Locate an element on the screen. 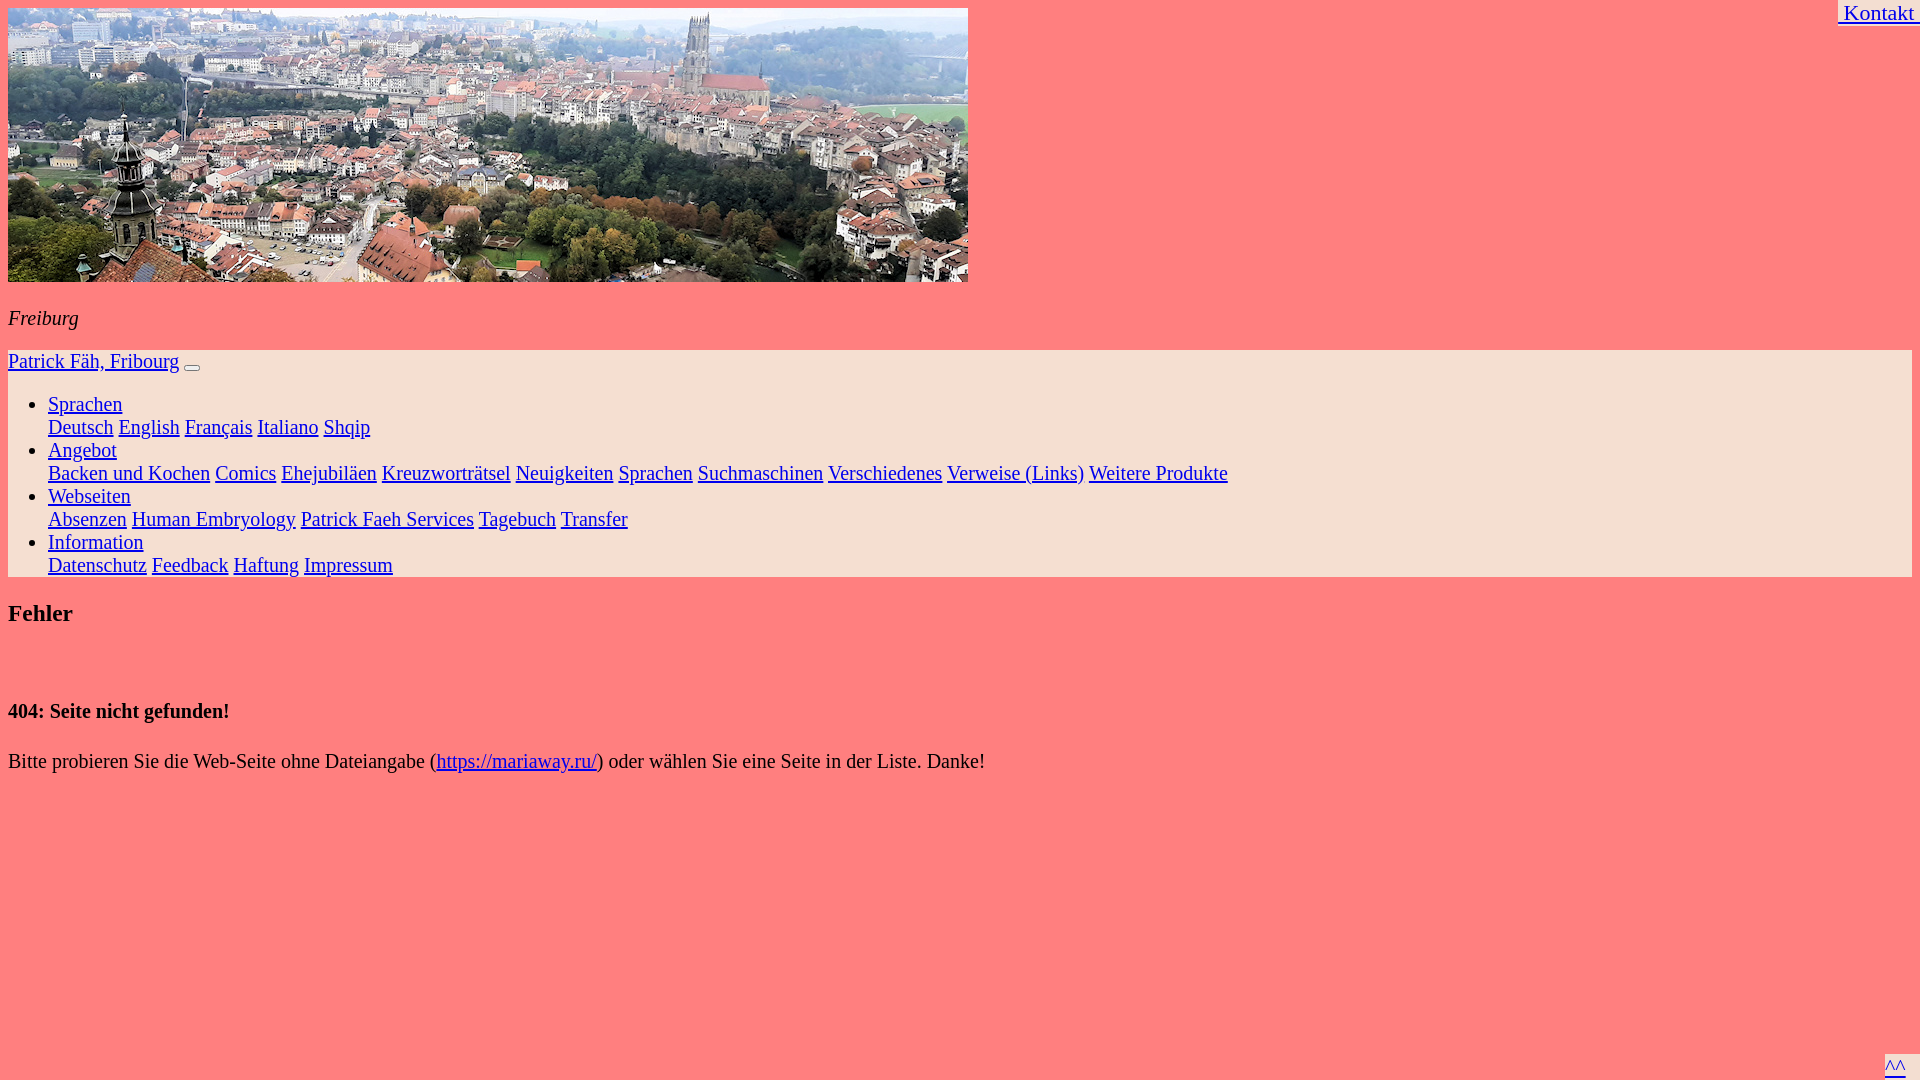  'Absenzen' is located at coordinates (48, 518).